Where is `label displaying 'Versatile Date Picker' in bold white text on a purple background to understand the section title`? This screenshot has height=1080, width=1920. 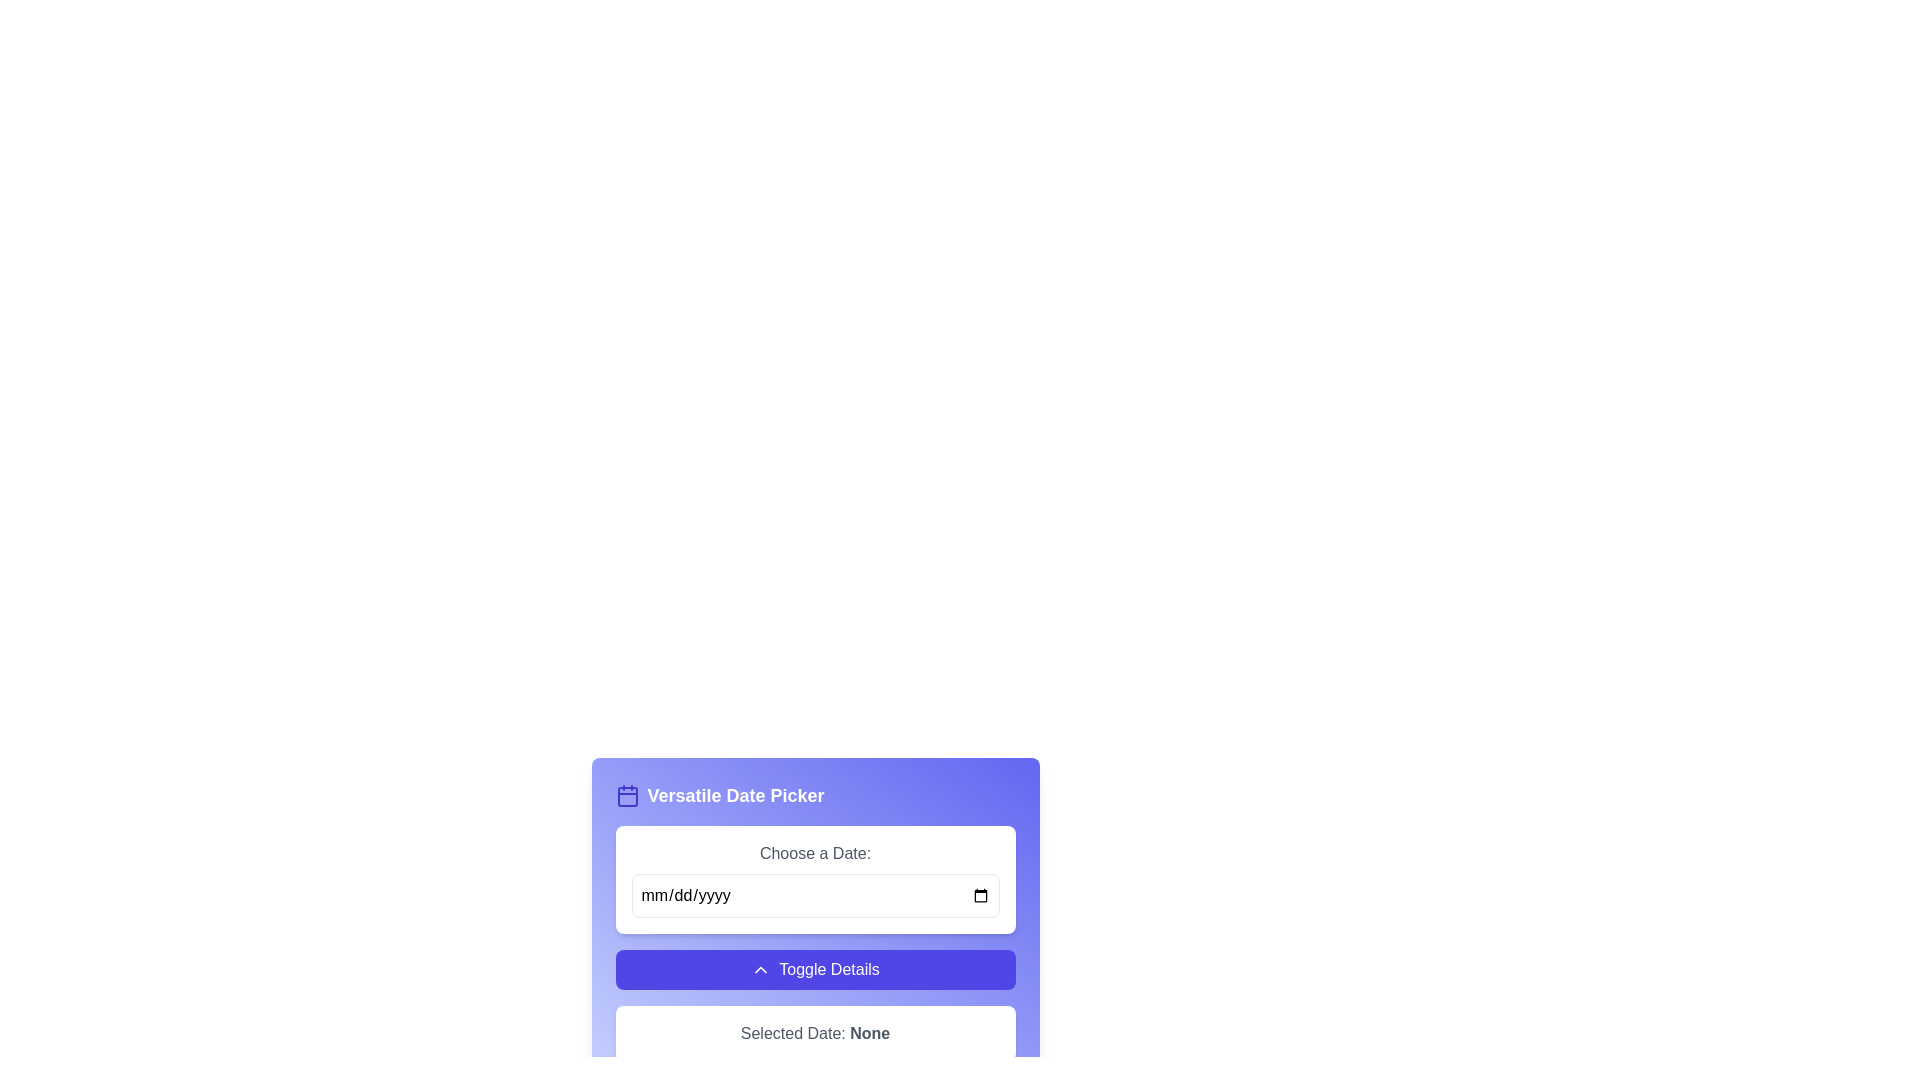
label displaying 'Versatile Date Picker' in bold white text on a purple background to understand the section title is located at coordinates (735, 794).